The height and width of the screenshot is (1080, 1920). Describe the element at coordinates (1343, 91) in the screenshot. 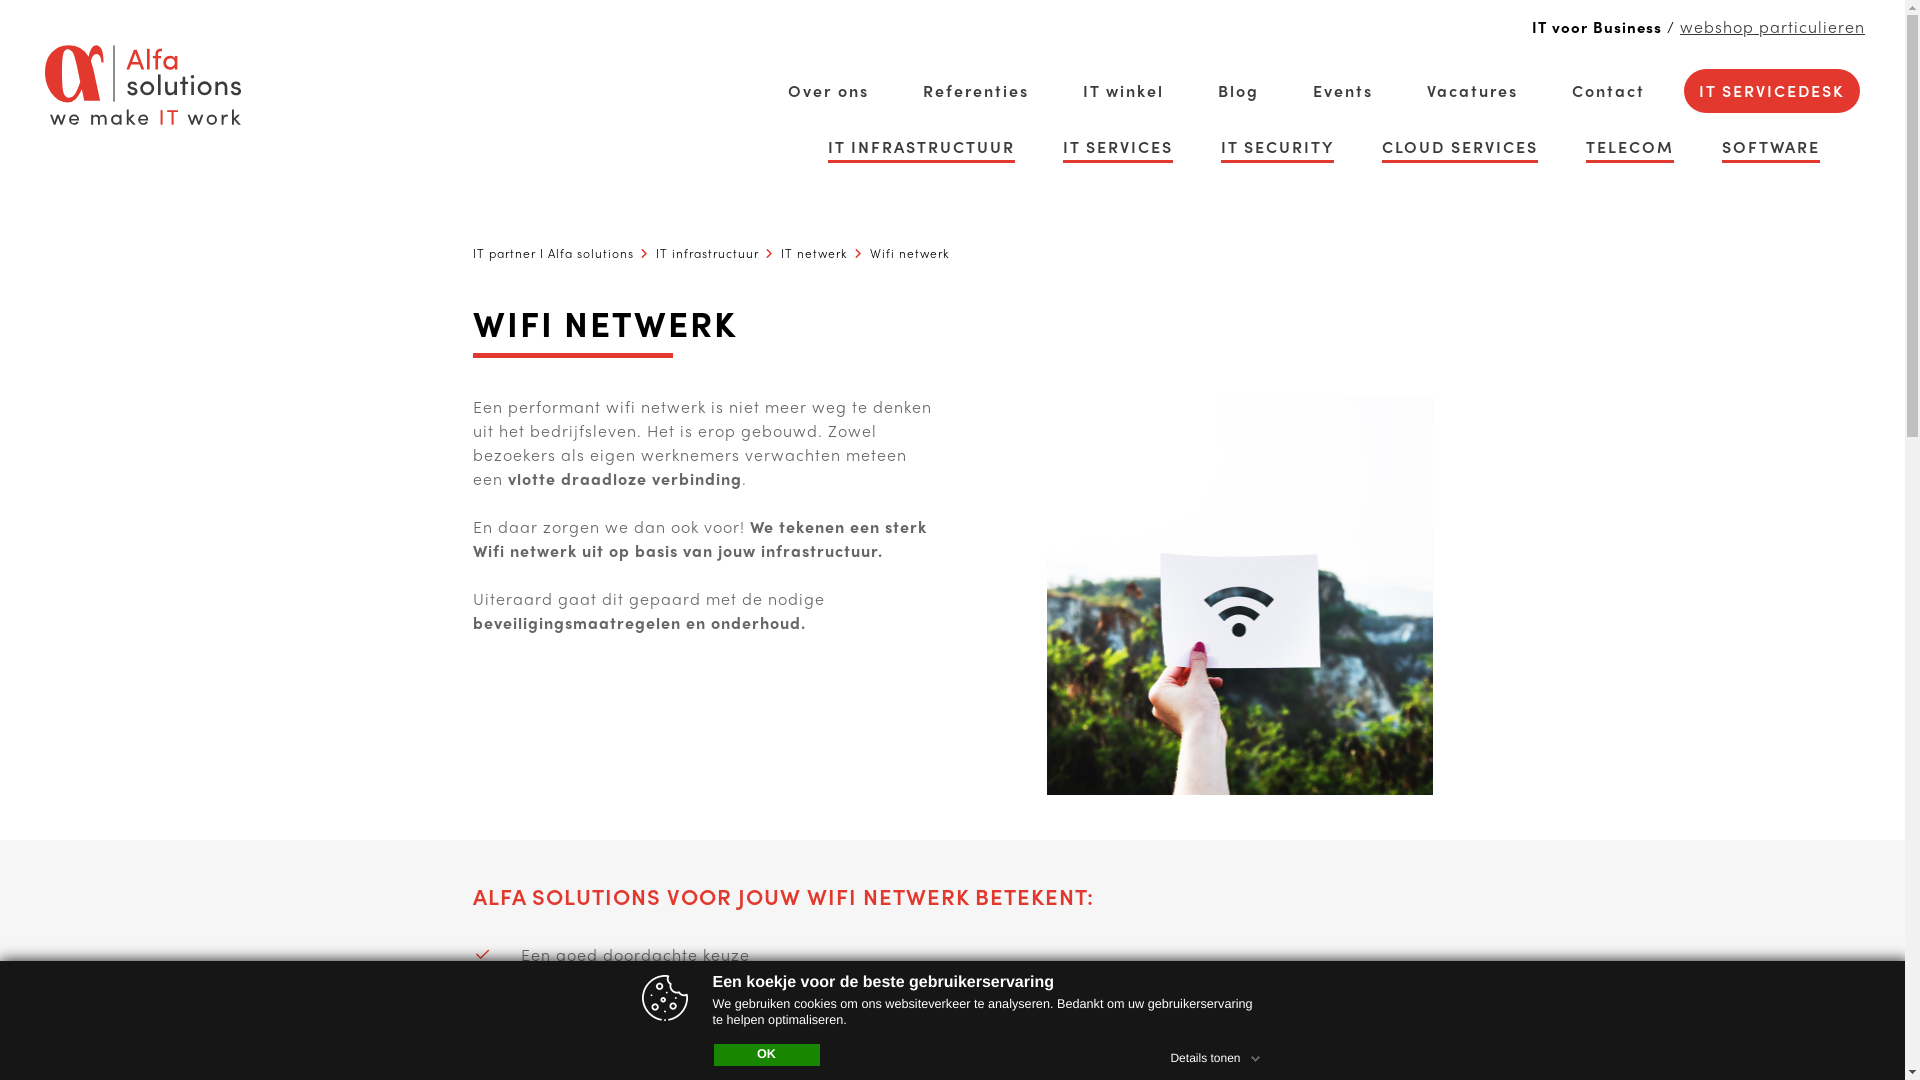

I see `'Events'` at that location.